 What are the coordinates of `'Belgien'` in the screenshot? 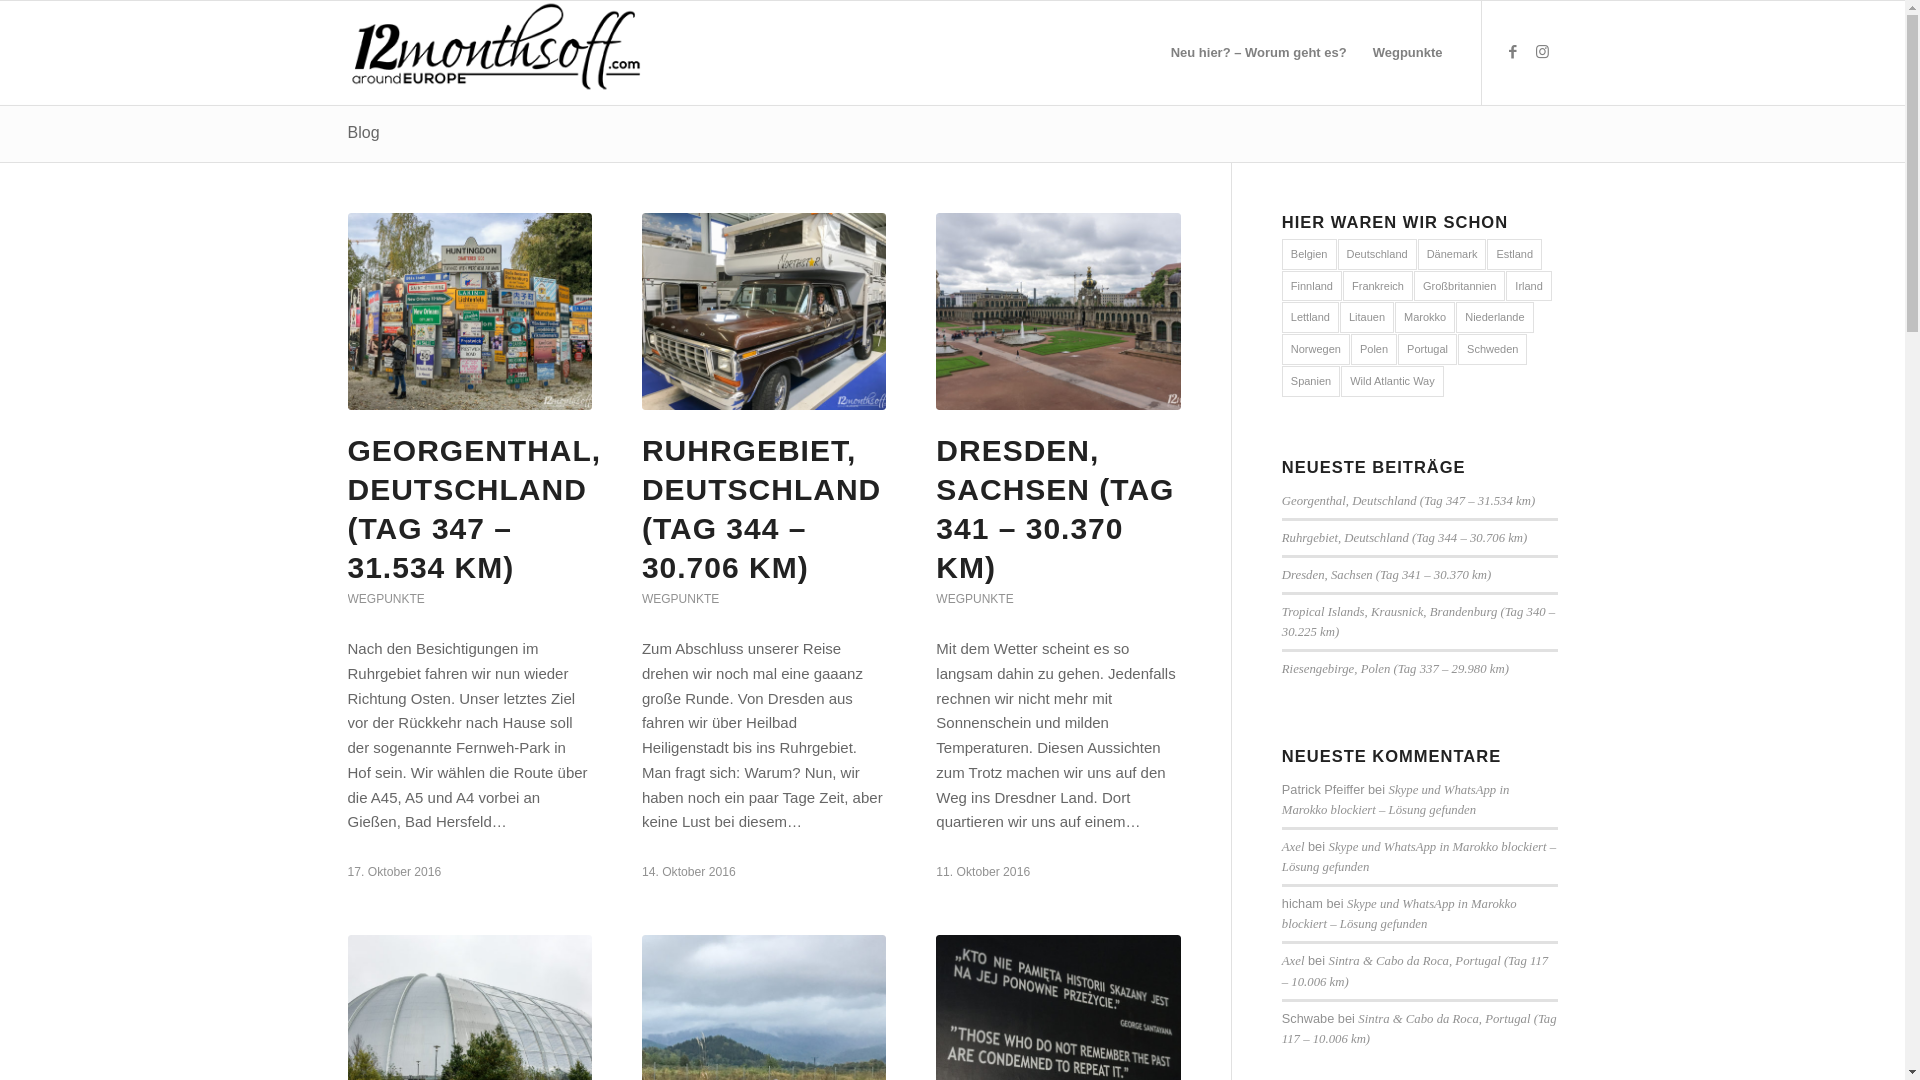 It's located at (1309, 253).